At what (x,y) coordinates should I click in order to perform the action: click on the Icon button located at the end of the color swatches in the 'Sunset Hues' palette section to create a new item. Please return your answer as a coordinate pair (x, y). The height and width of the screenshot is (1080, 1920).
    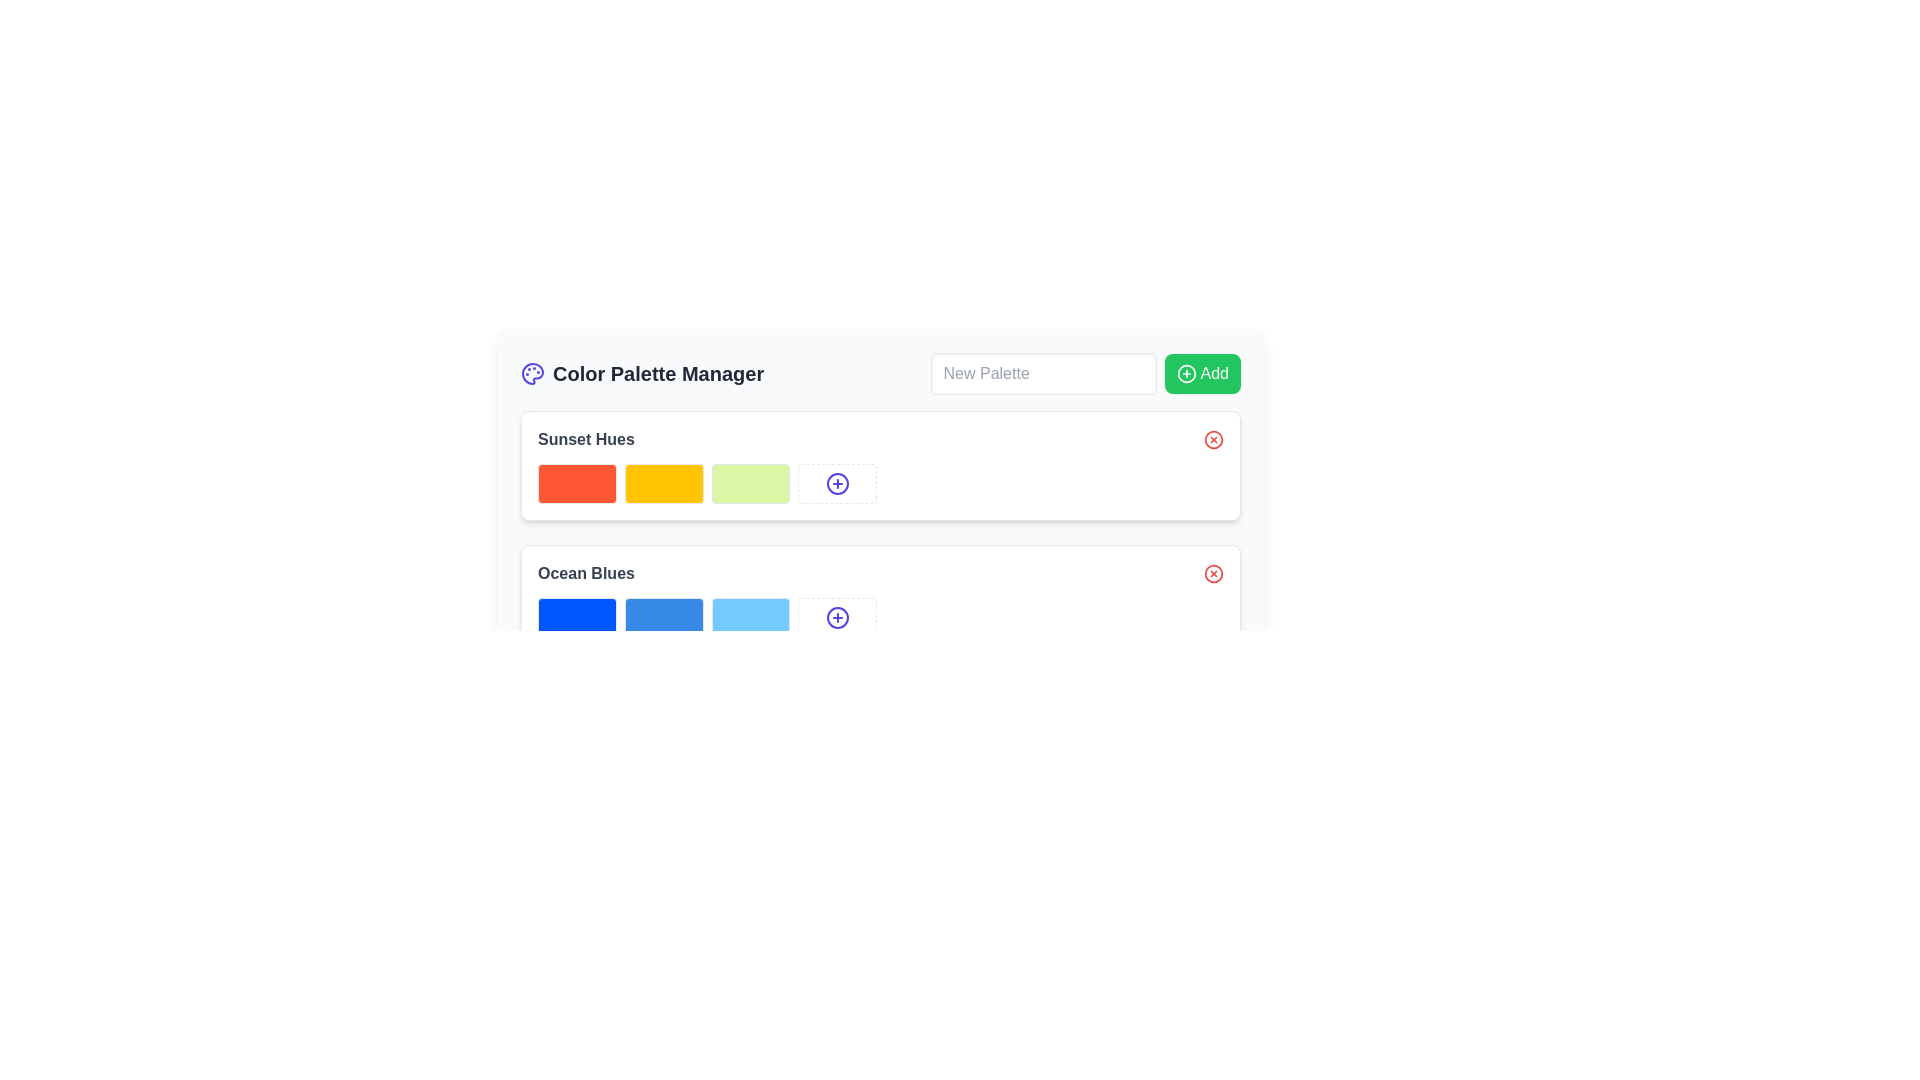
    Looking at the image, I should click on (837, 483).